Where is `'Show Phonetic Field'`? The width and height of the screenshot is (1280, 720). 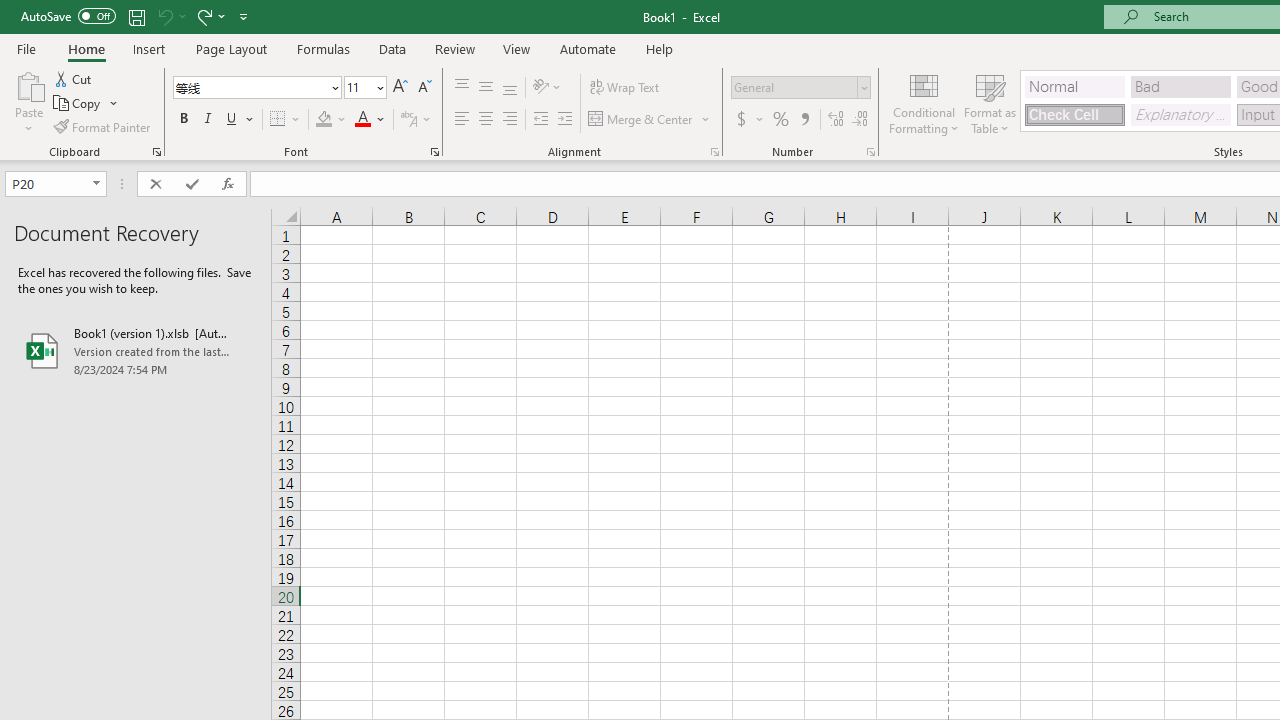 'Show Phonetic Field' is located at coordinates (407, 119).